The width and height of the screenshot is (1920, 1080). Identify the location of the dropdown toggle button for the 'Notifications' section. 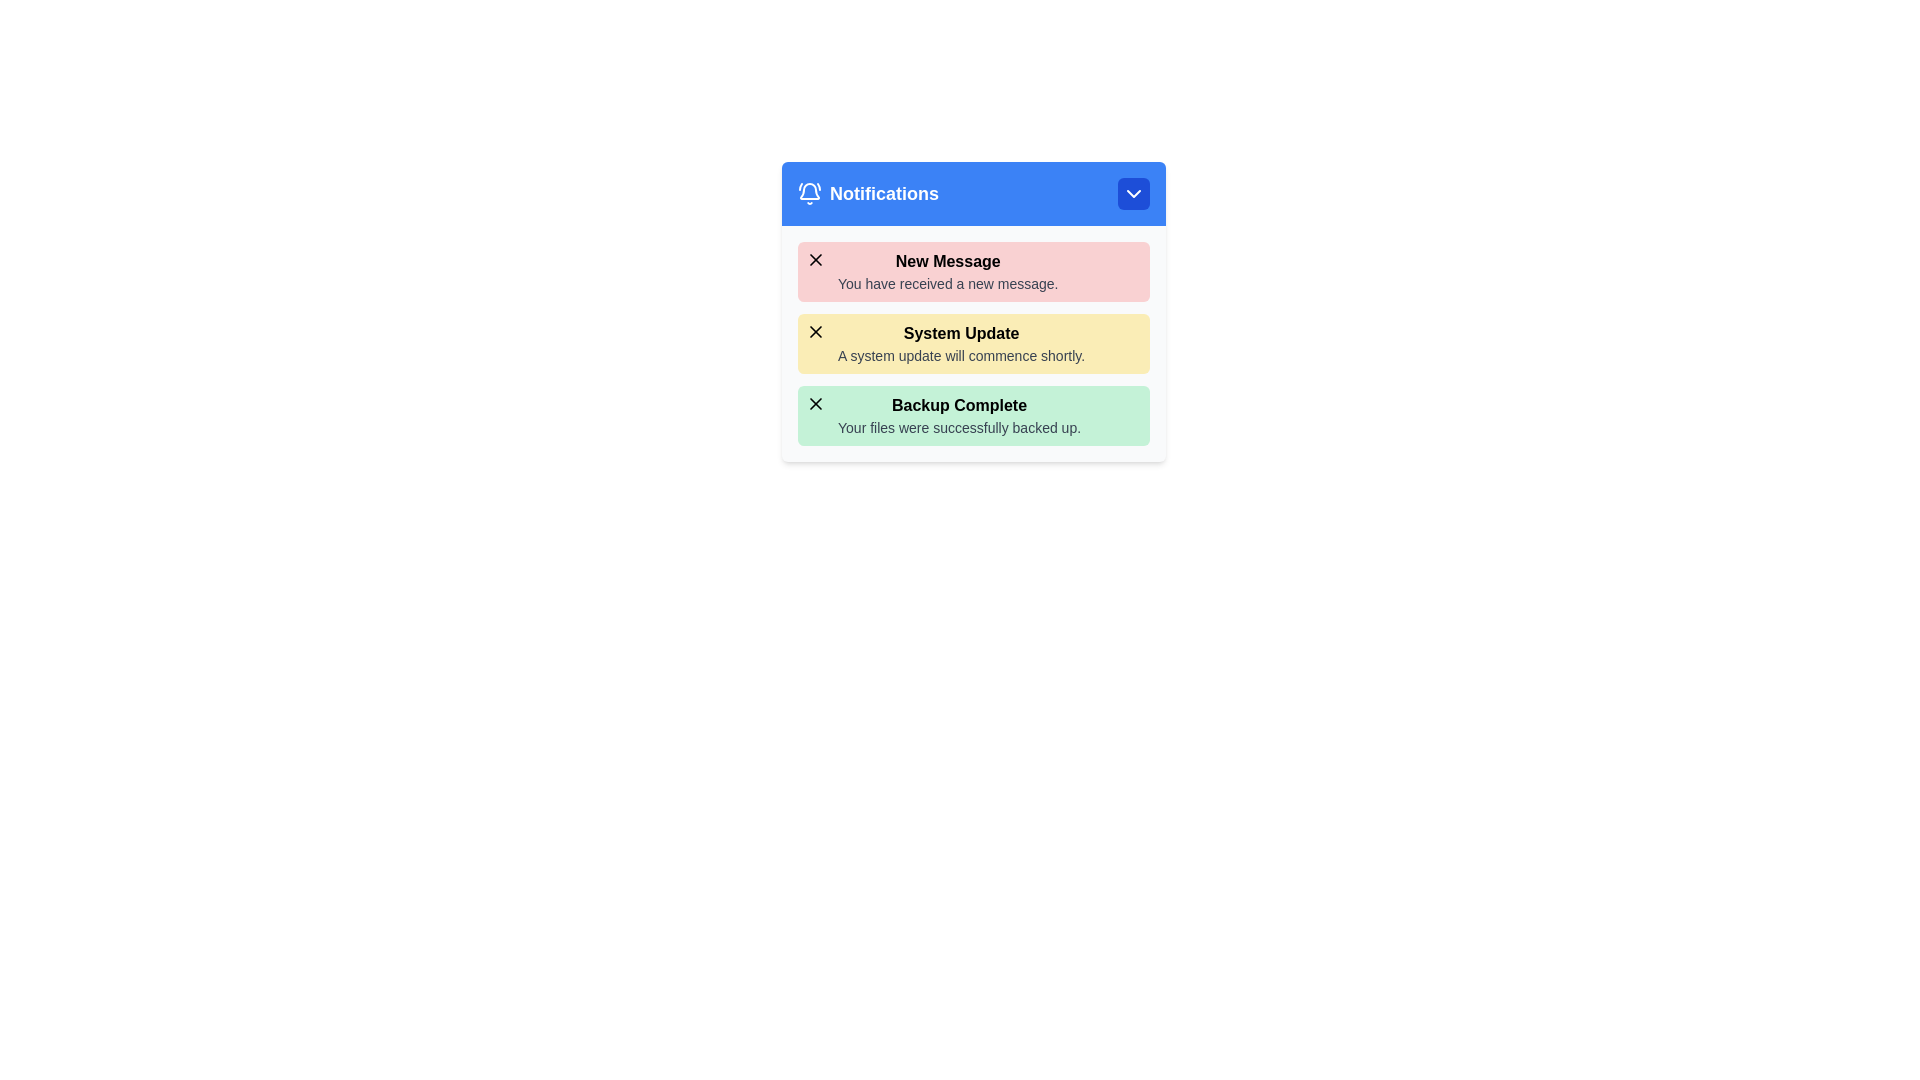
(1133, 193).